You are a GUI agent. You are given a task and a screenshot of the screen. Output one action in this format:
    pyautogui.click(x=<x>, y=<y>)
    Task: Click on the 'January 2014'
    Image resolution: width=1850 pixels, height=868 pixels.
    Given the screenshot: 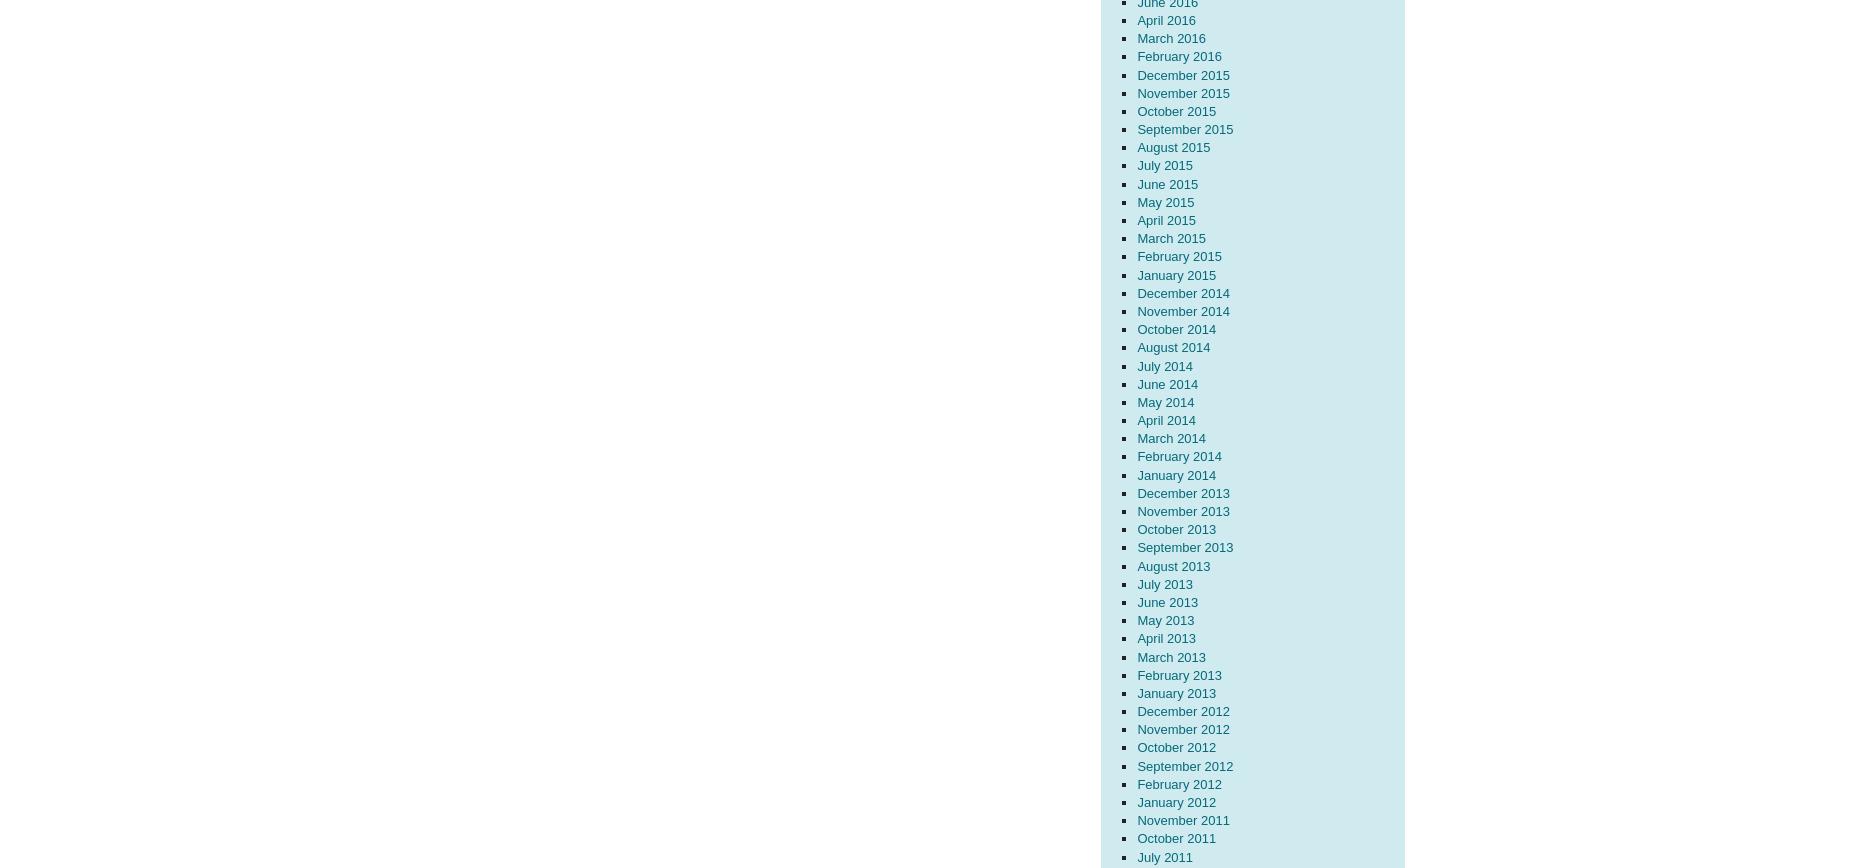 What is the action you would take?
    pyautogui.click(x=1175, y=474)
    